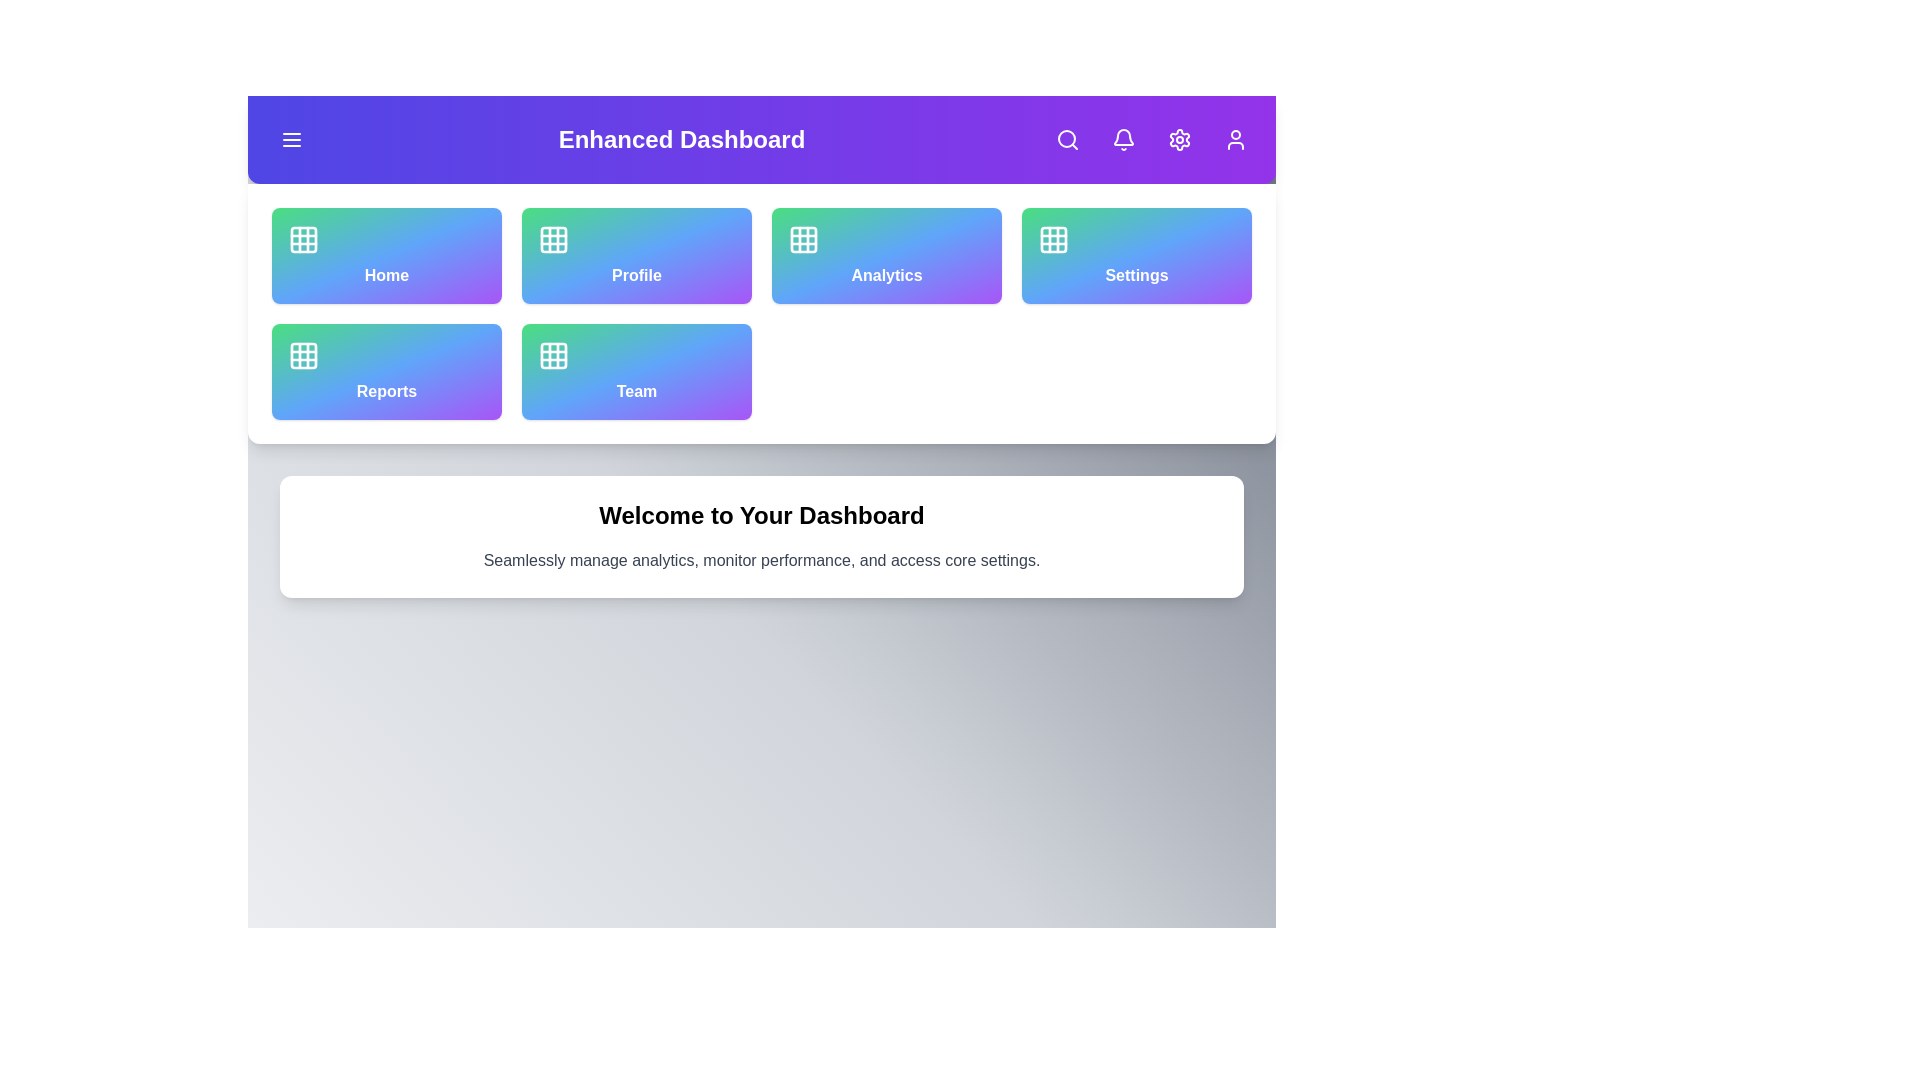 This screenshot has width=1920, height=1080. Describe the element at coordinates (291, 138) in the screenshot. I see `menu toggle button to toggle the menu visibility` at that location.